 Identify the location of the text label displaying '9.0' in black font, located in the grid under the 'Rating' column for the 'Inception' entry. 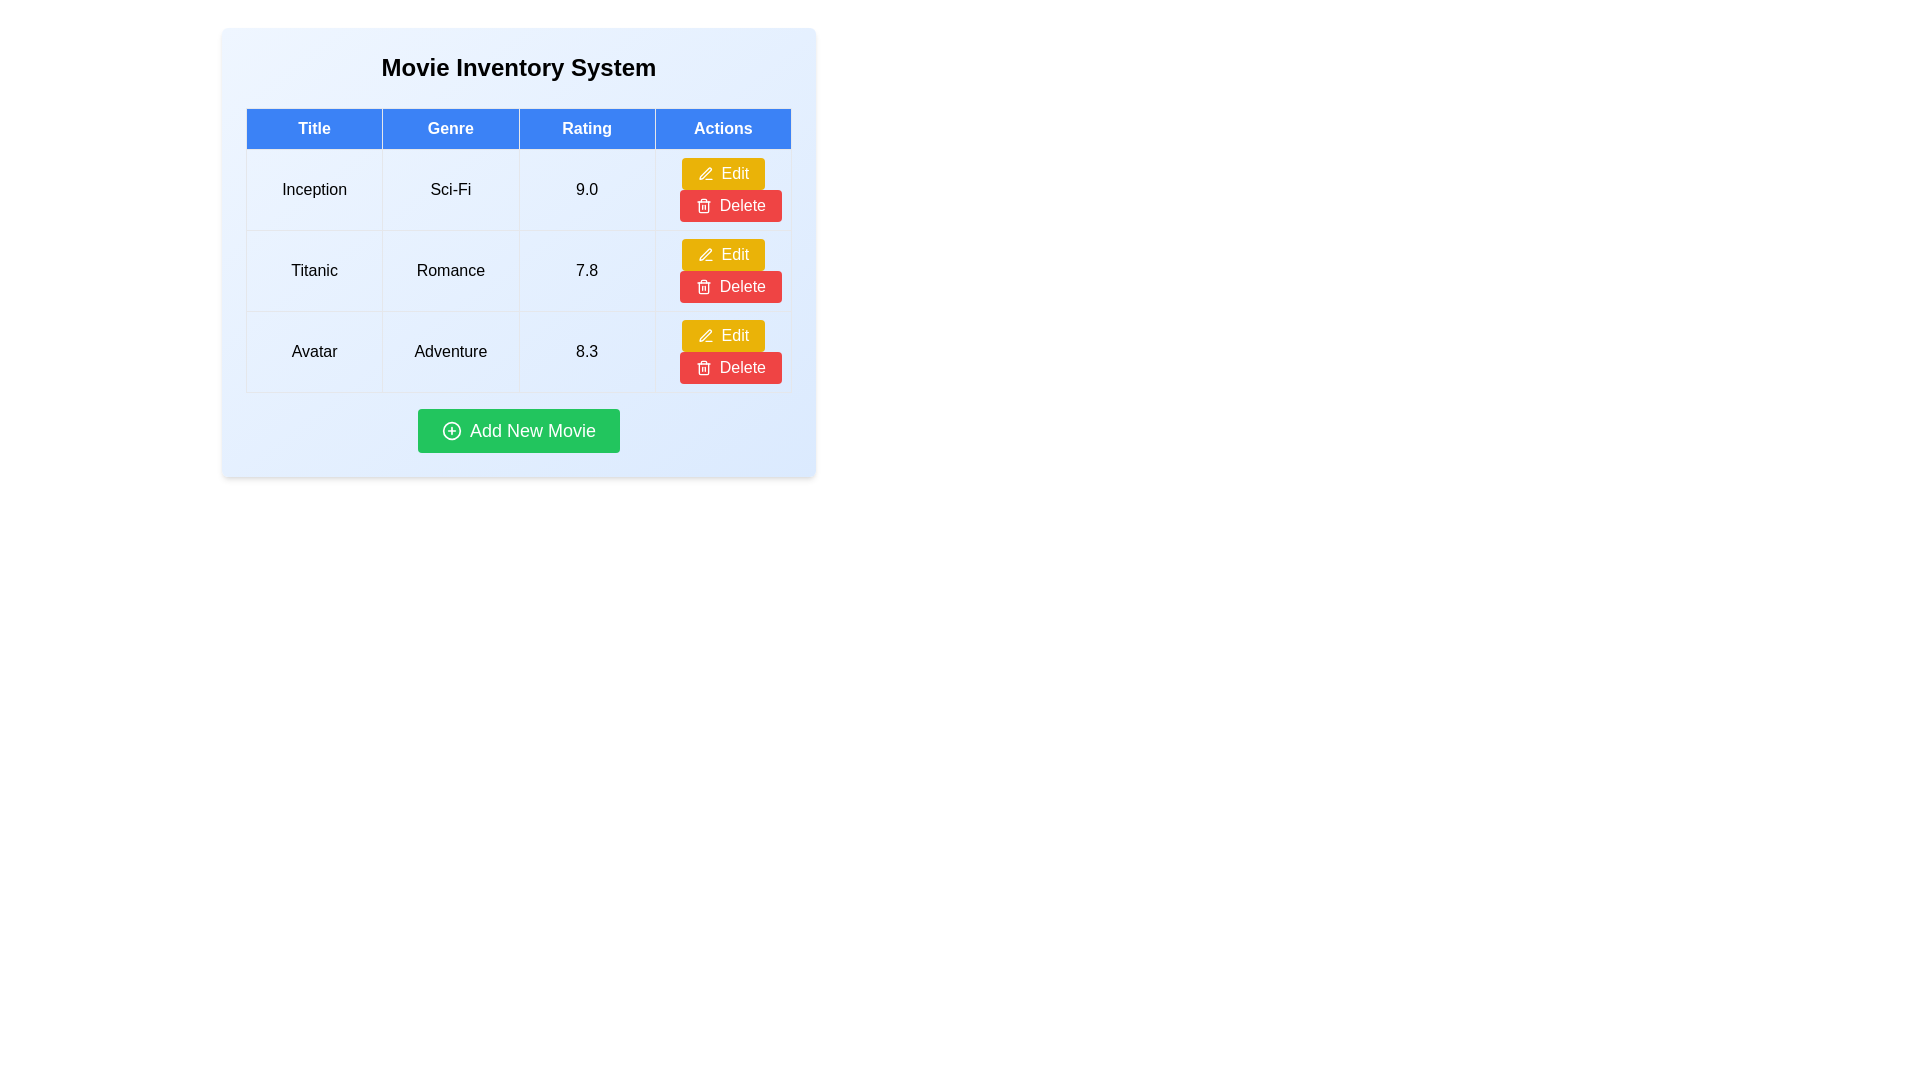
(586, 189).